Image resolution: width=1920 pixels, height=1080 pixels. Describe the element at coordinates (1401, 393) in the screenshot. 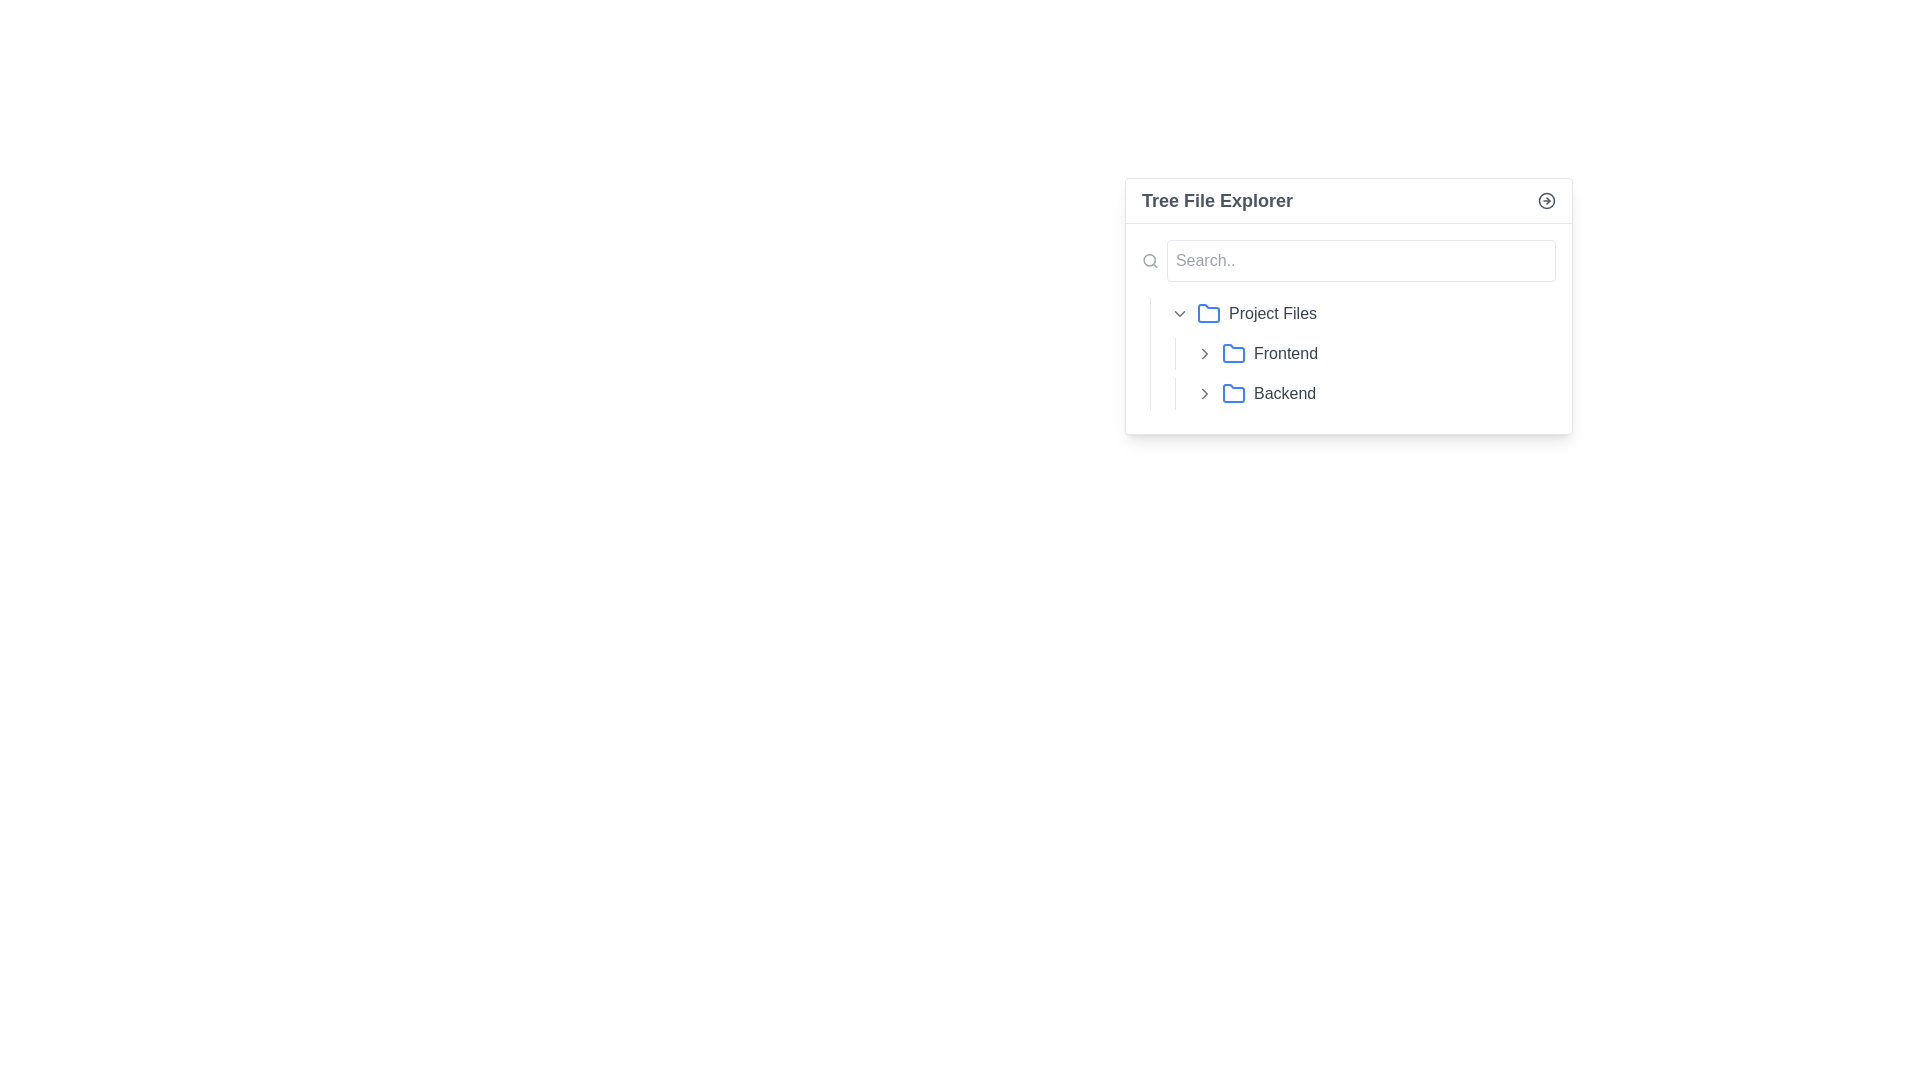

I see `the 'Backend' folder label within the Tree File Explorer` at that location.